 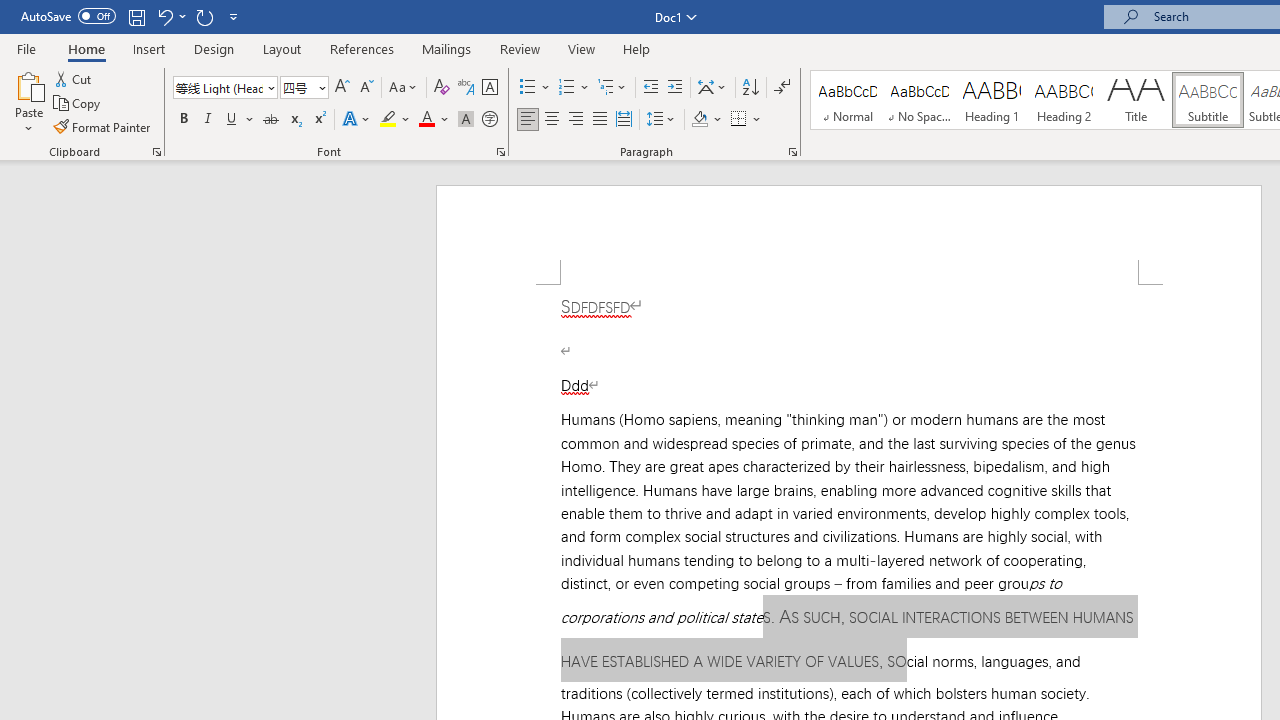 What do you see at coordinates (623, 119) in the screenshot?
I see `'Distributed'` at bounding box center [623, 119].